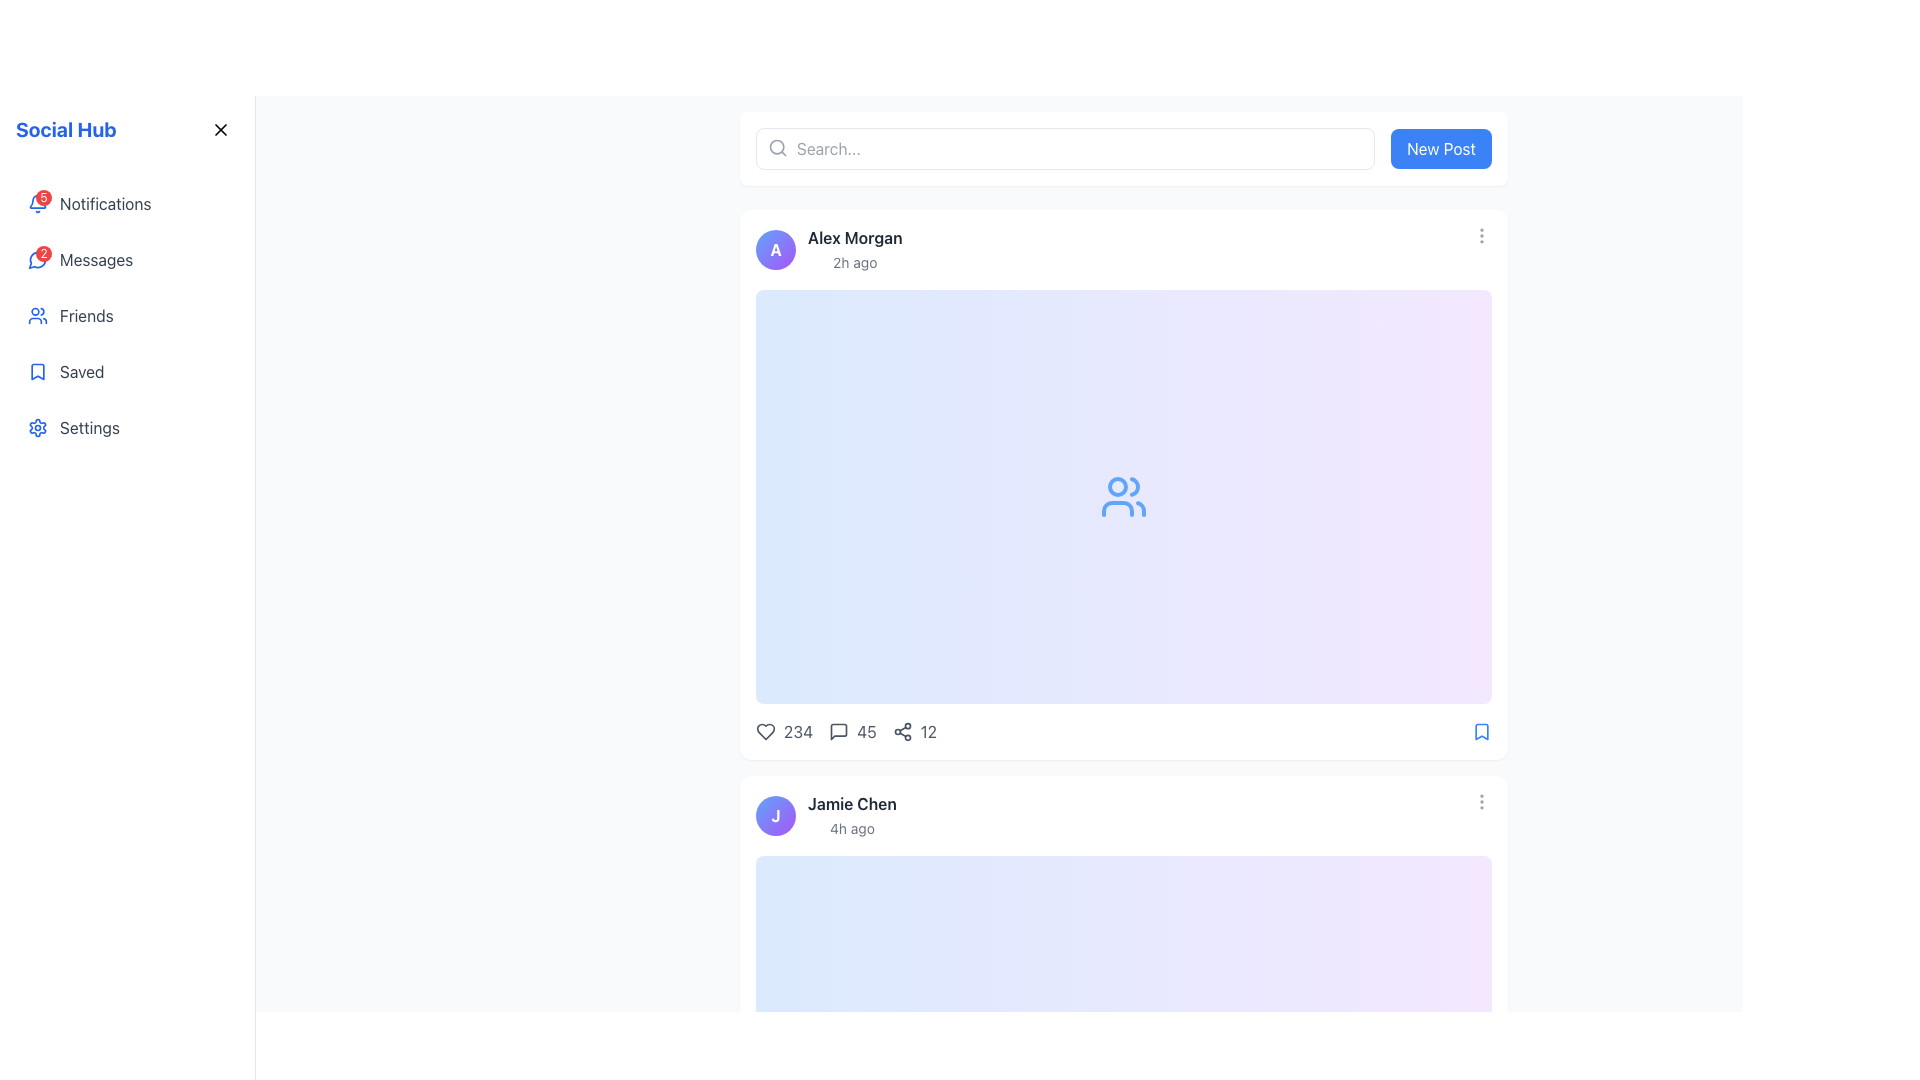 The height and width of the screenshot is (1080, 1920). Describe the element at coordinates (38, 371) in the screenshot. I see `the blue bookmark icon located in the sidebar navigation menu next to the 'Saved' label, which is the fourth item from the top` at that location.